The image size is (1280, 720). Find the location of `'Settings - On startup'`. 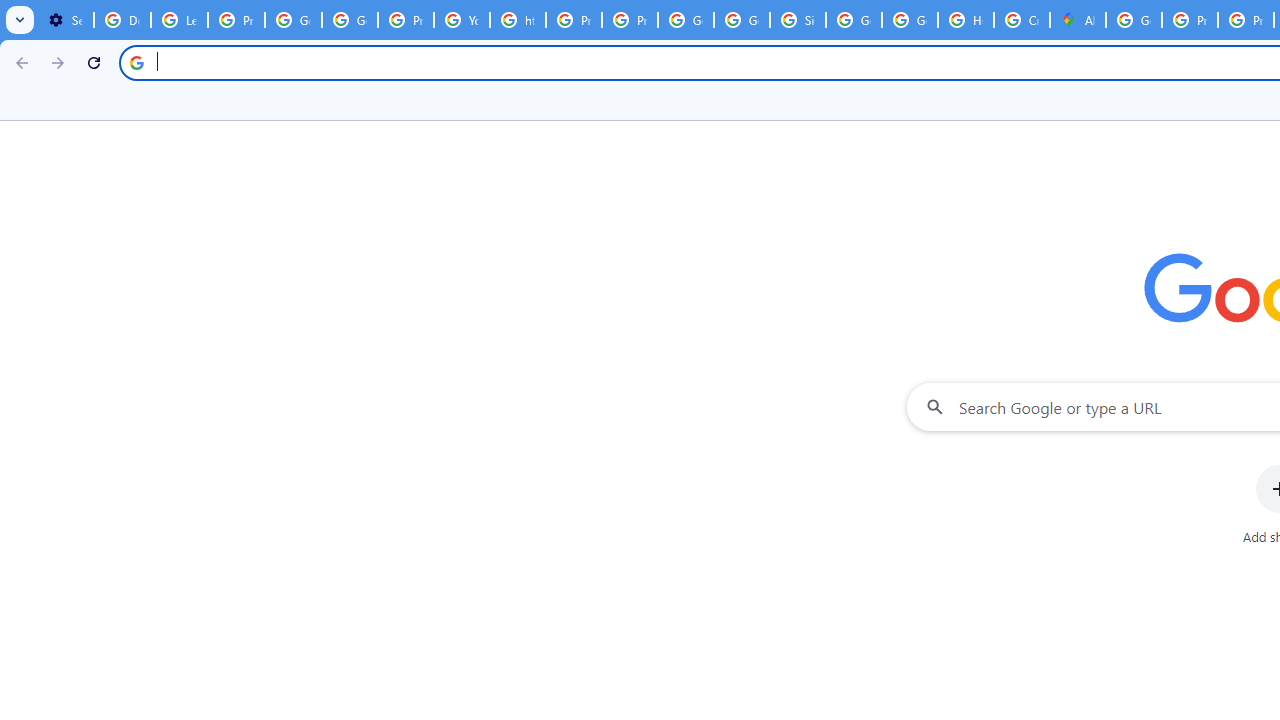

'Settings - On startup' is located at coordinates (65, 20).